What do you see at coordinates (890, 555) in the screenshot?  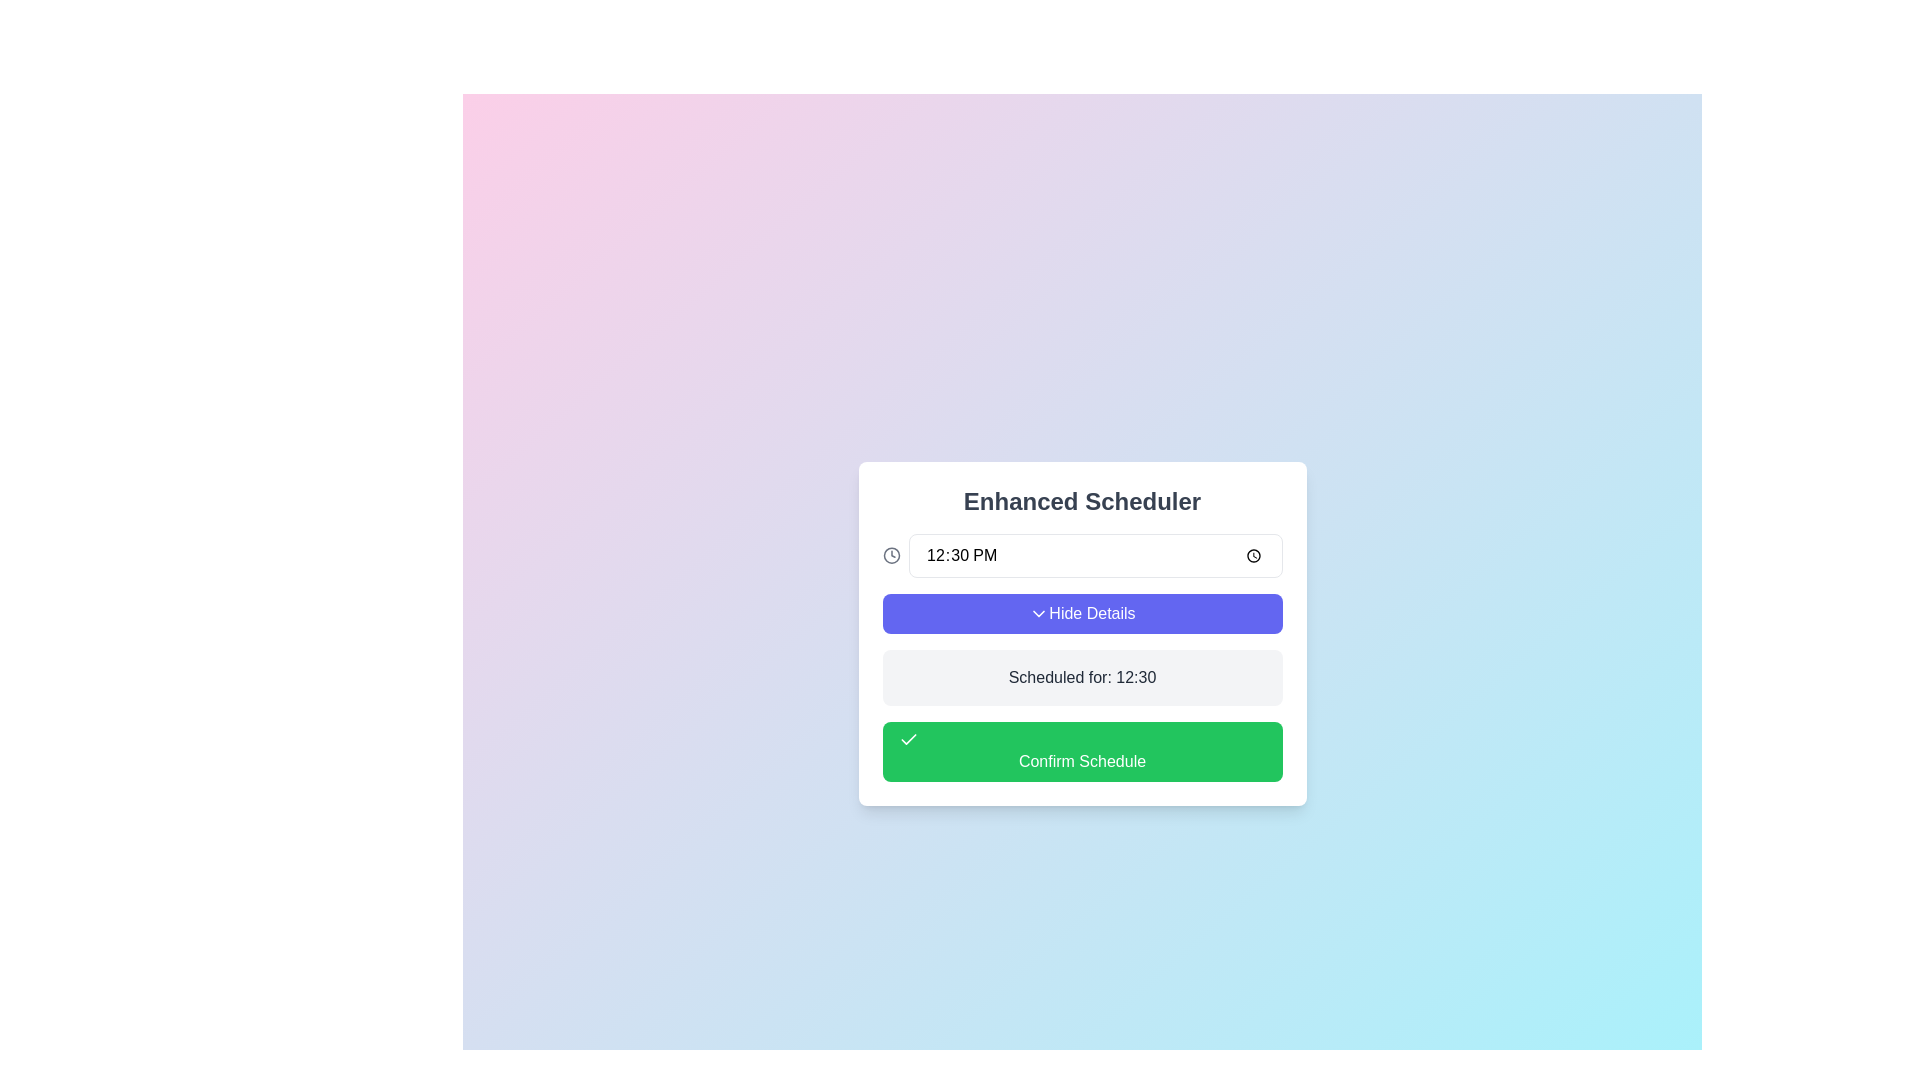 I see `the clock icon, which is a circular icon with hour and minute hands in a gray color tone, located on the right side of the input field displaying the time ('12:30 PM') within the scheduler card` at bounding box center [890, 555].